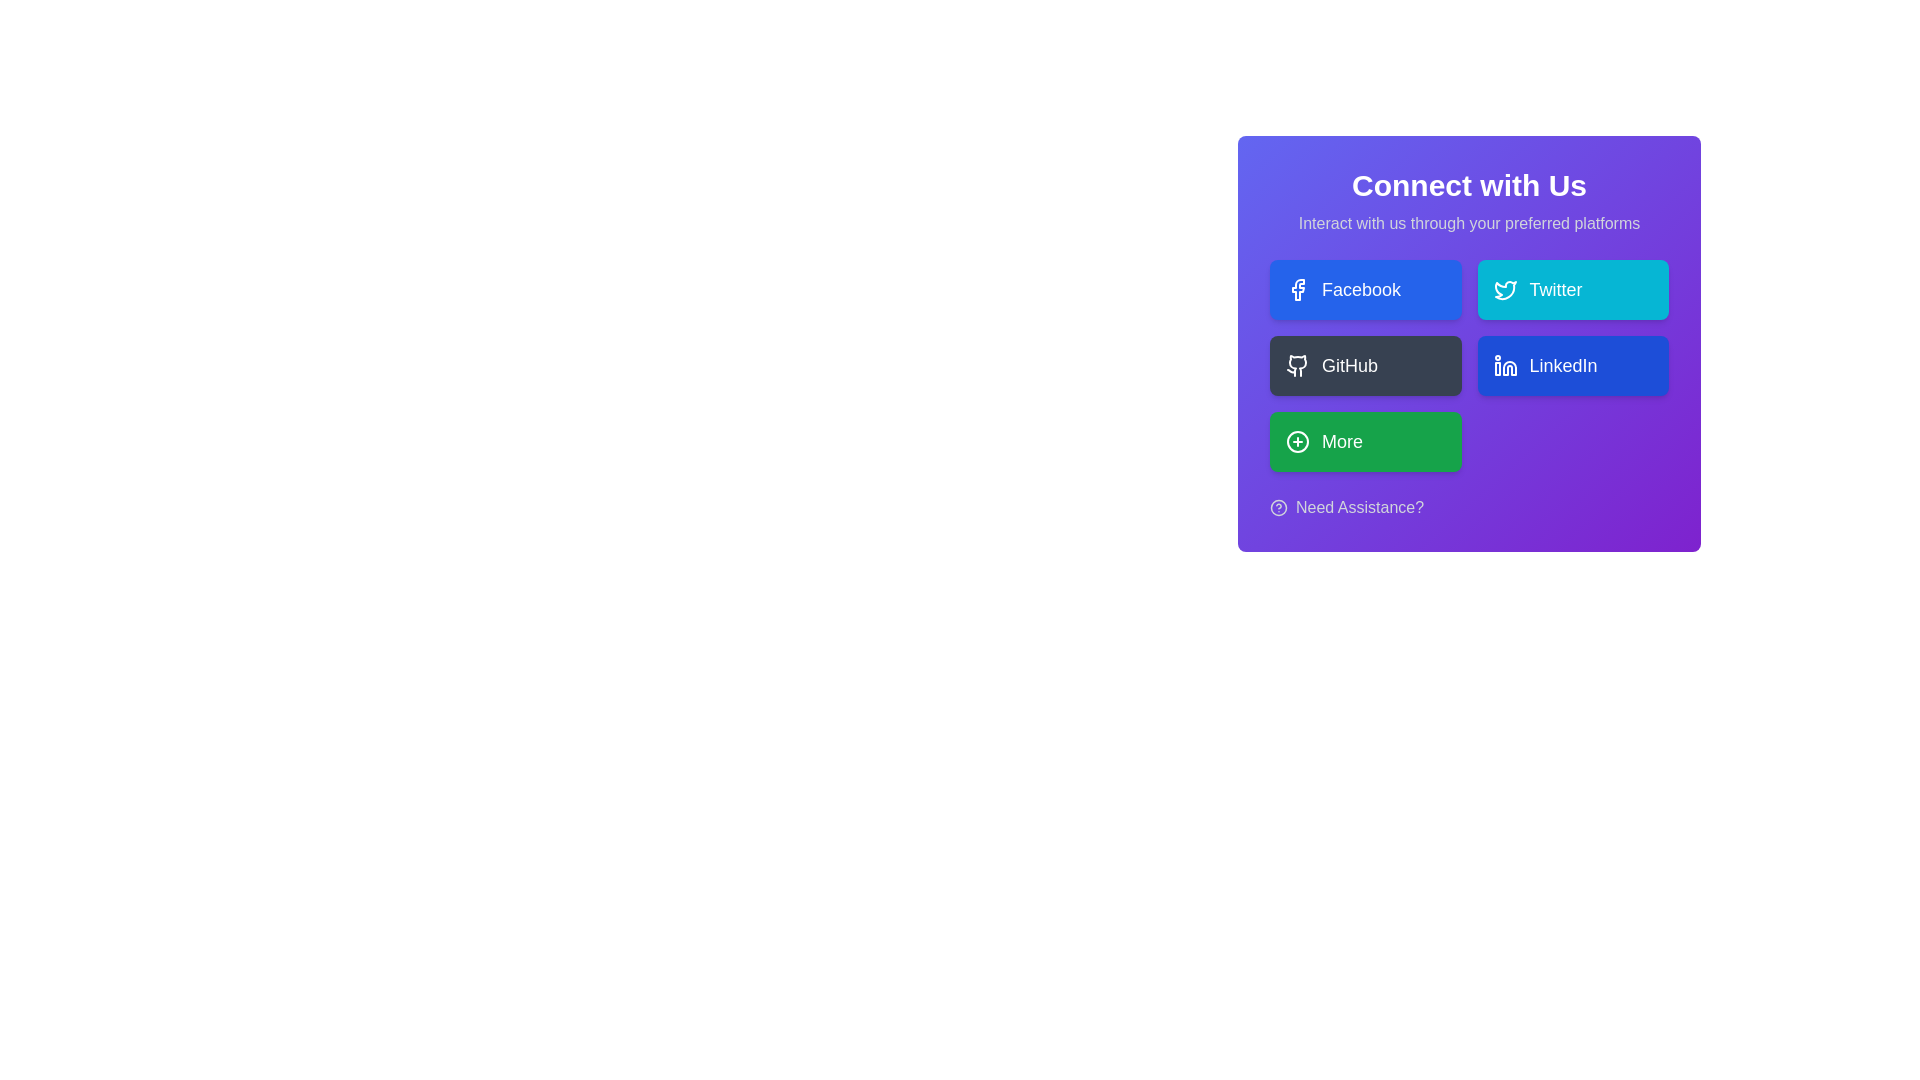 This screenshot has width=1920, height=1080. I want to click on the Facebook logo icon, which features a stylized 'f' on a blue background, located within the first button labeled 'Facebook' in the grid of interaction options, so click(1297, 289).